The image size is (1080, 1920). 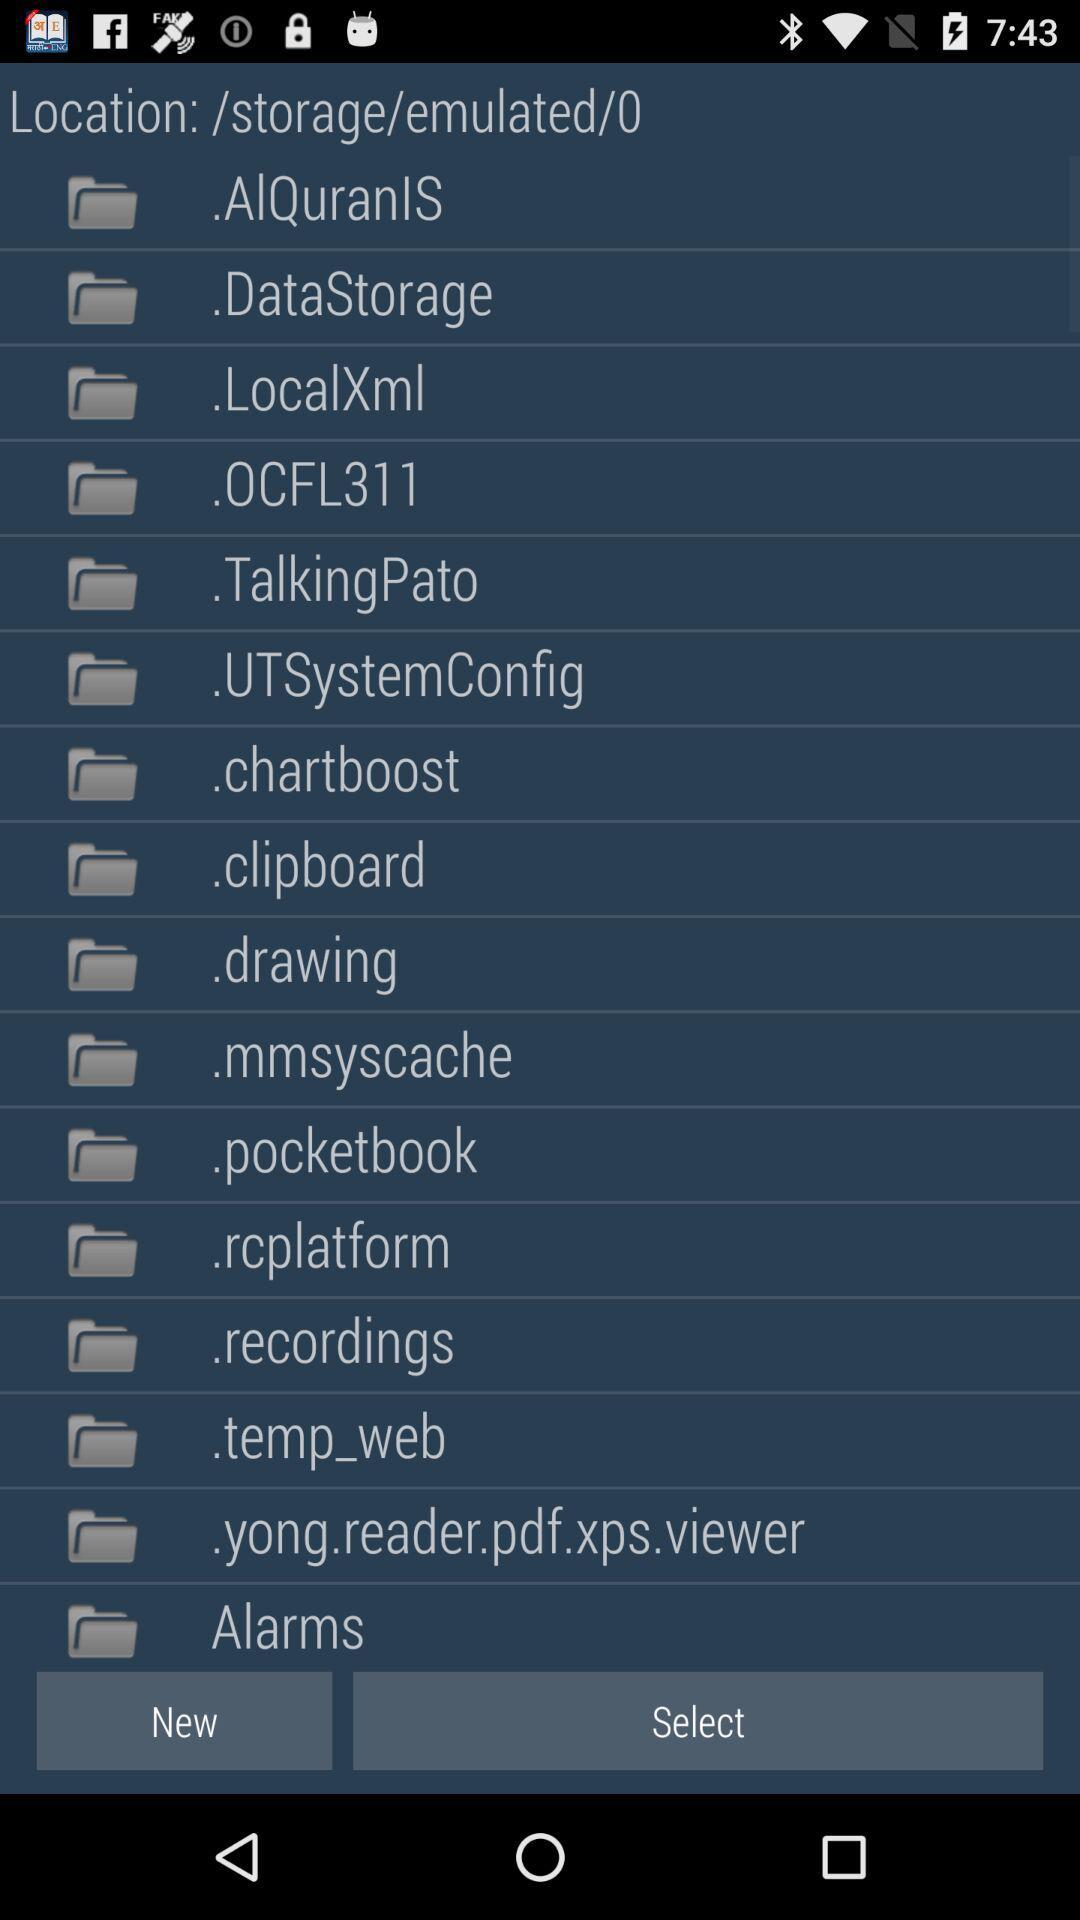 What do you see at coordinates (398, 678) in the screenshot?
I see `.utsystemconfig` at bounding box center [398, 678].